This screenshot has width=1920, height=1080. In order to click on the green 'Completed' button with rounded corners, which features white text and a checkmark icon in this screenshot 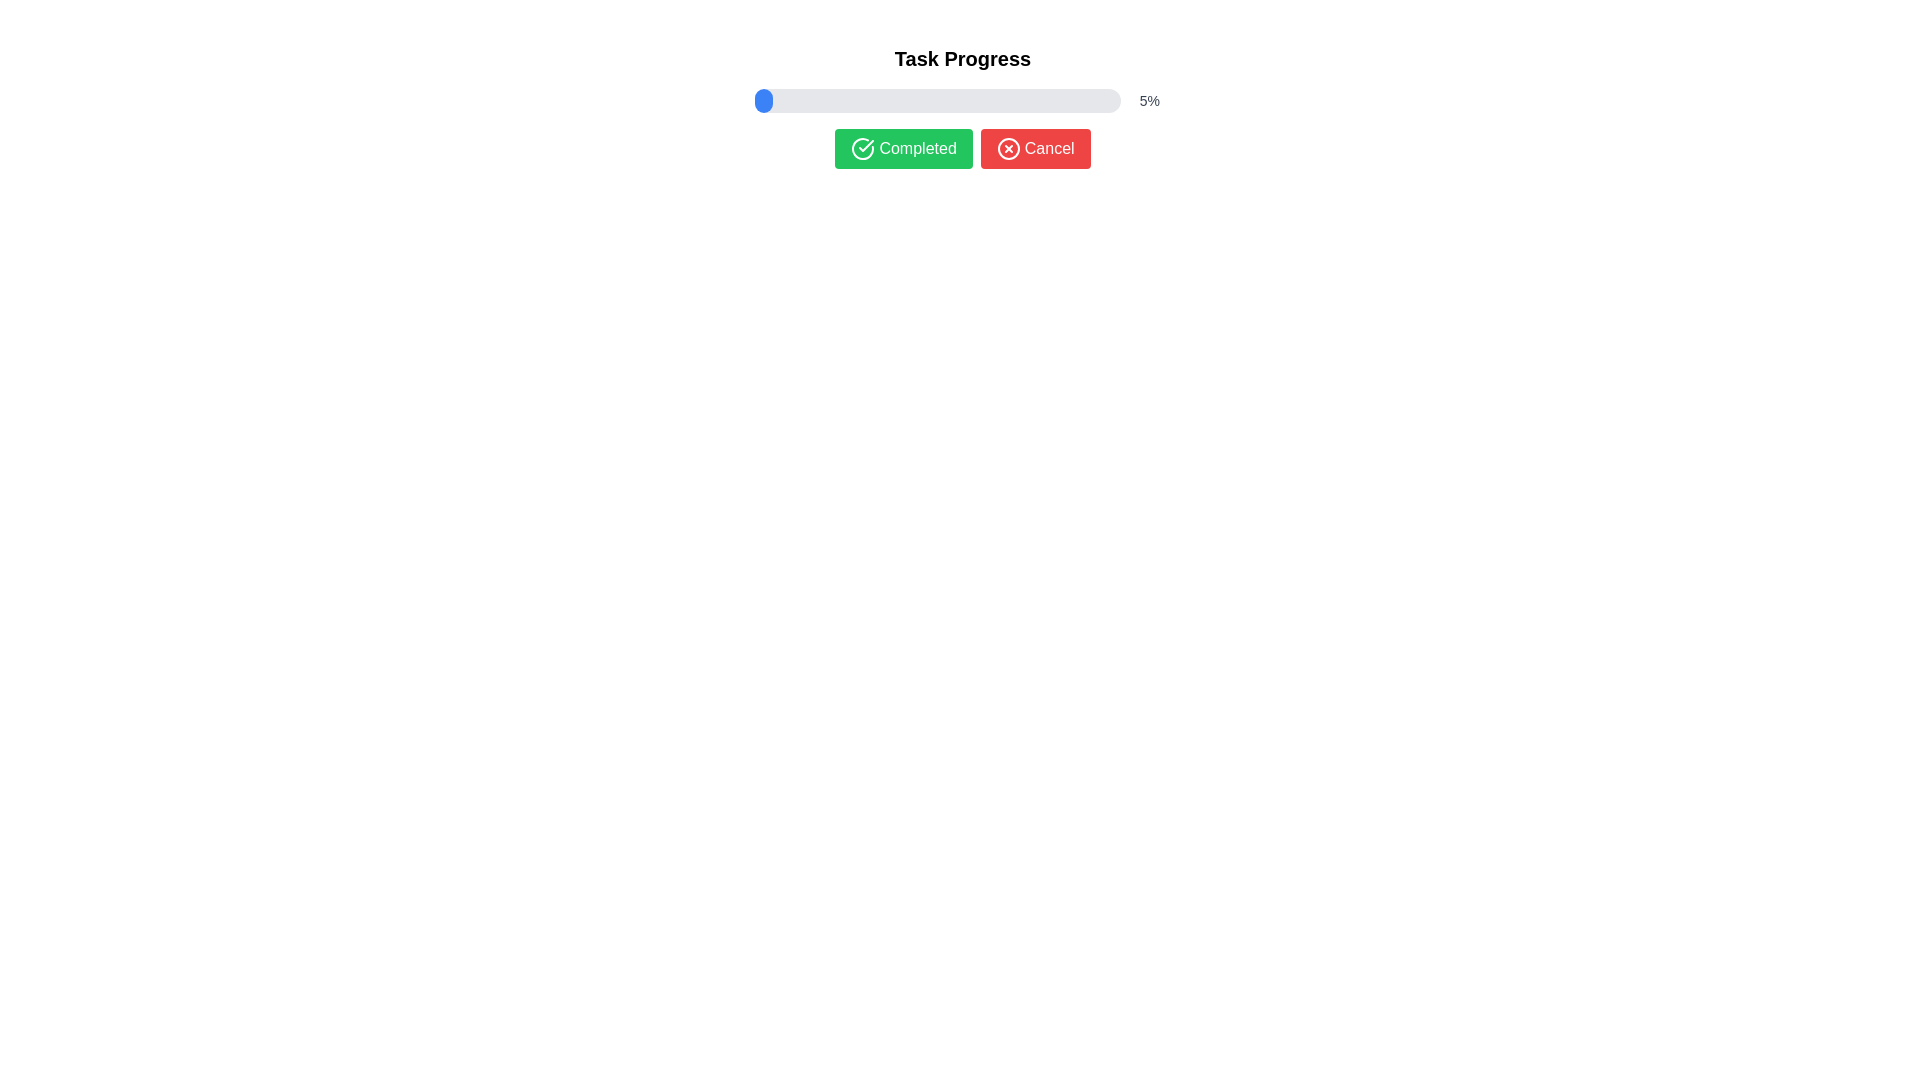, I will do `click(903, 148)`.